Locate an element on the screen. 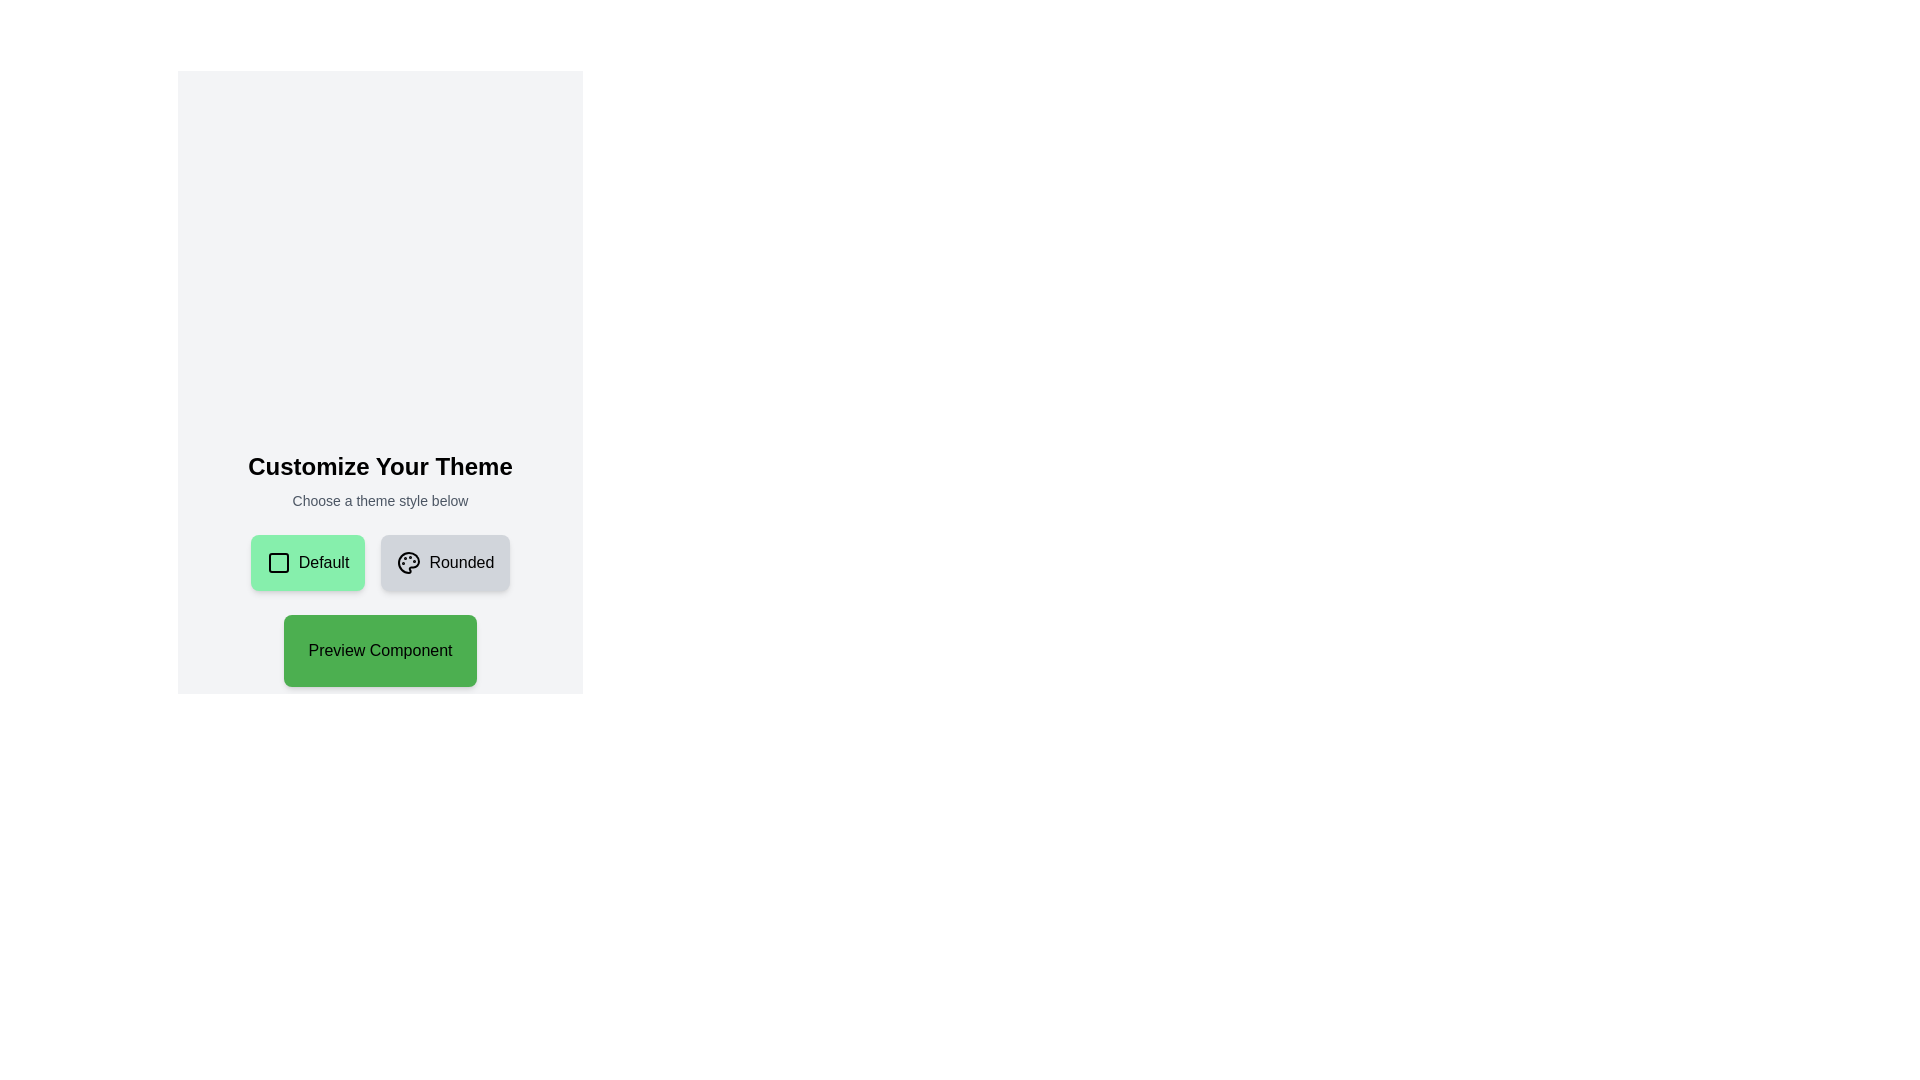 Image resolution: width=1920 pixels, height=1080 pixels. the preview button located below the 'Default' and 'Rounded' buttons, which serves as a trigger for previewing selections or functionalities is located at coordinates (380, 651).